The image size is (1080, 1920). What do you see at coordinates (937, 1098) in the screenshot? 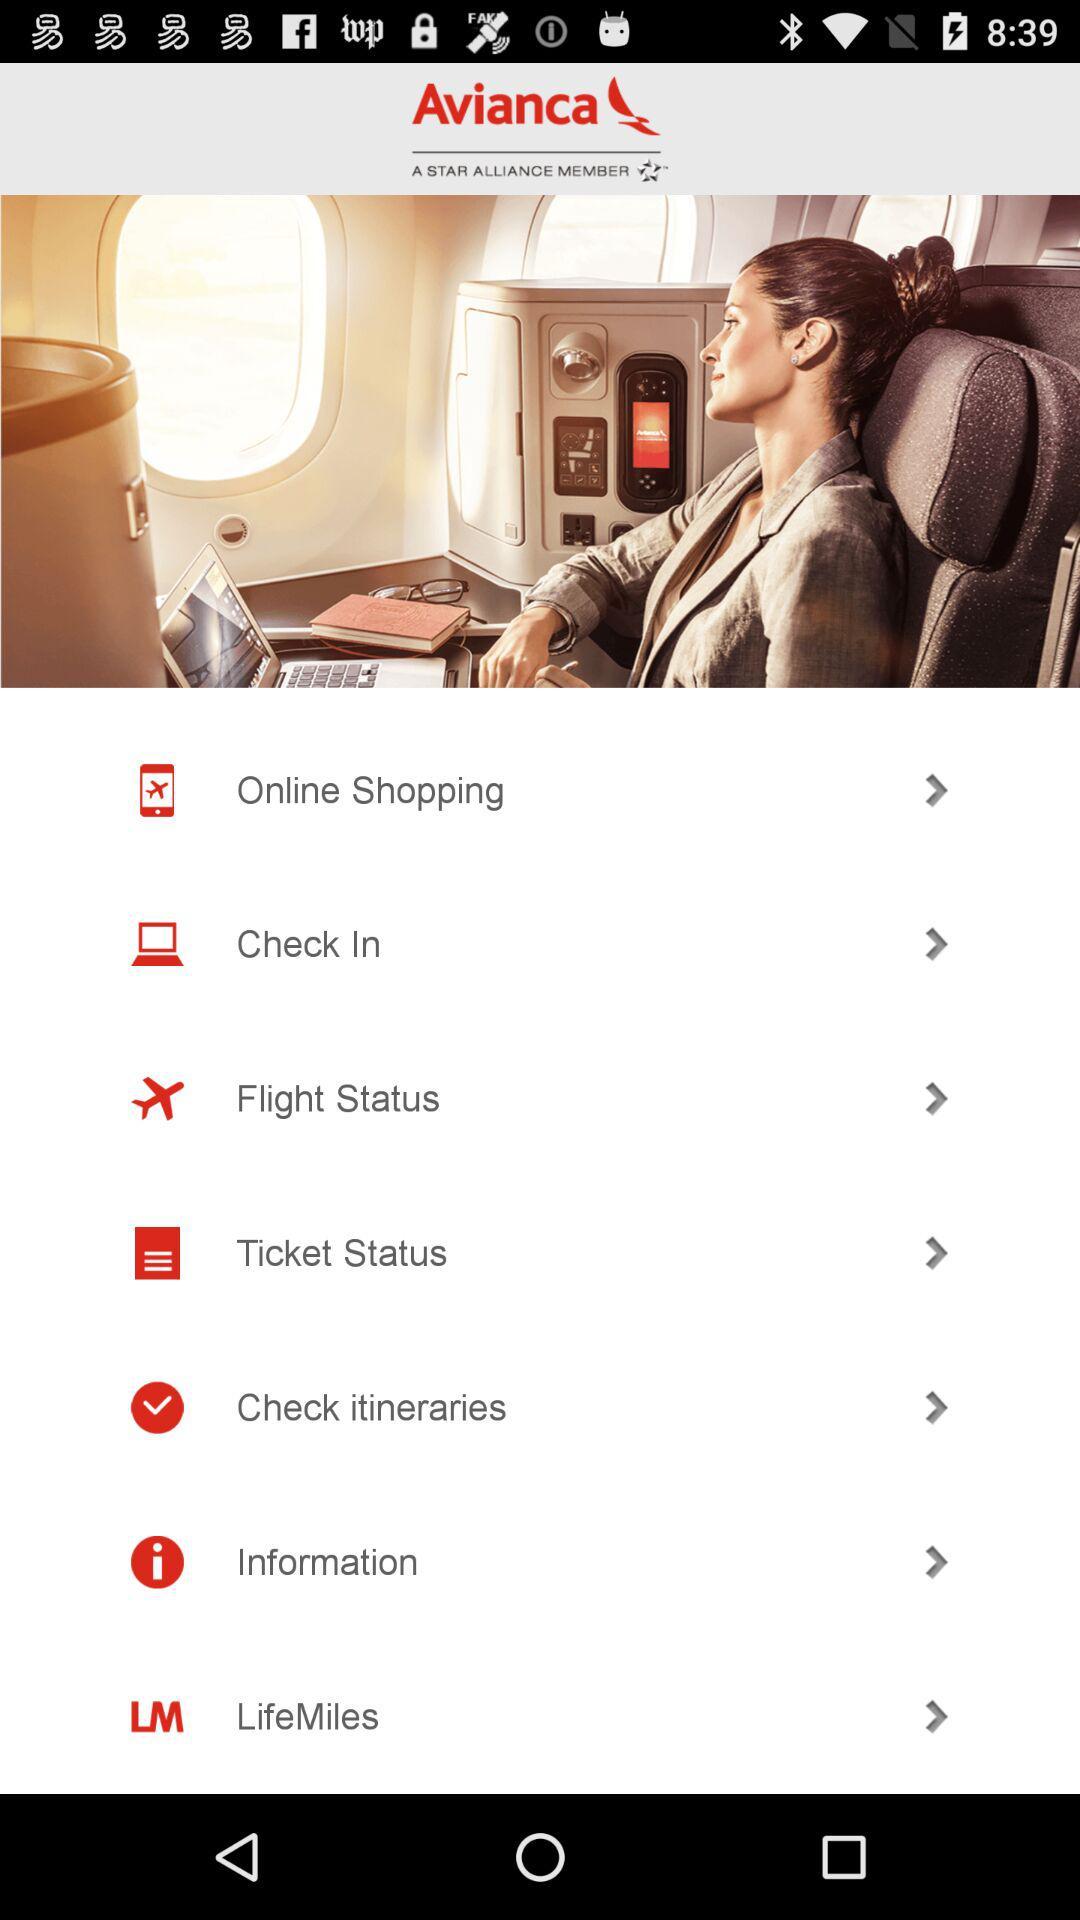
I see `icon on the right side of flight status` at bounding box center [937, 1098].